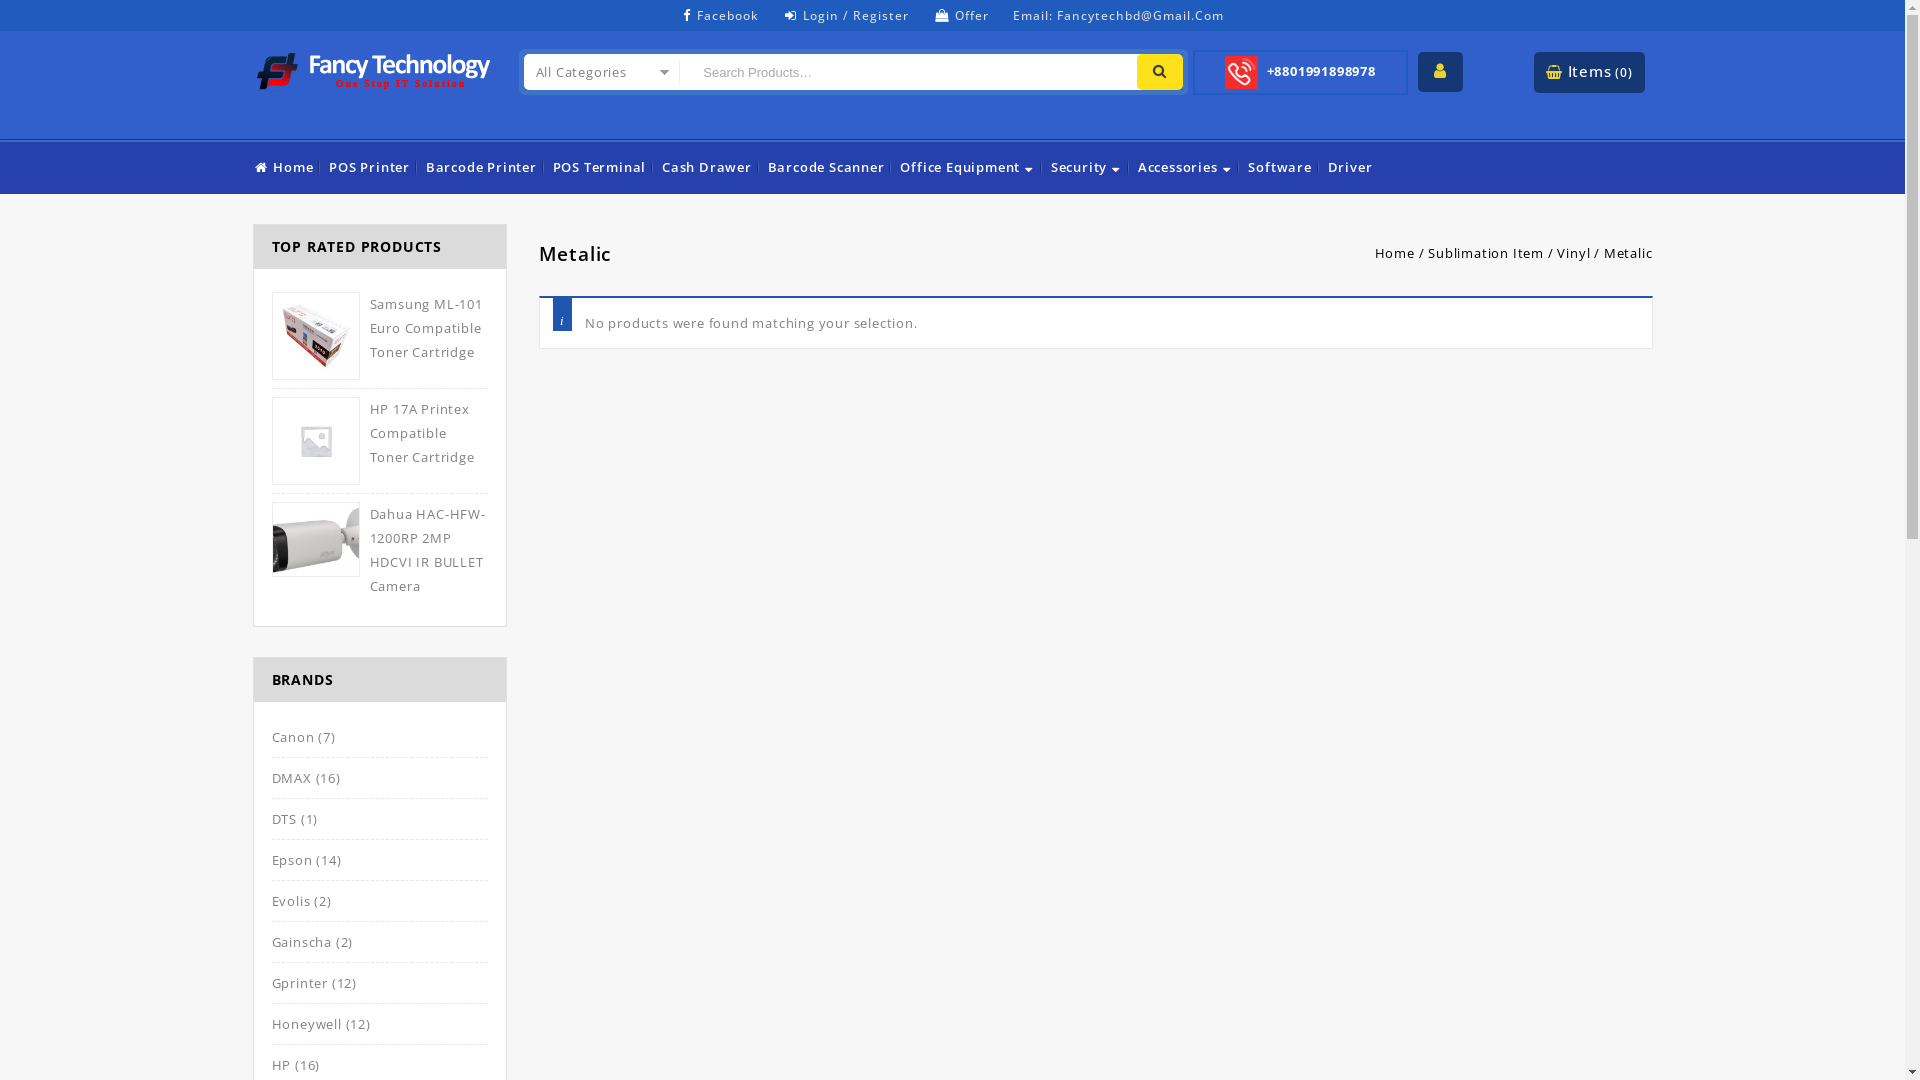  What do you see at coordinates (481, 165) in the screenshot?
I see `'Barcode Printer'` at bounding box center [481, 165].